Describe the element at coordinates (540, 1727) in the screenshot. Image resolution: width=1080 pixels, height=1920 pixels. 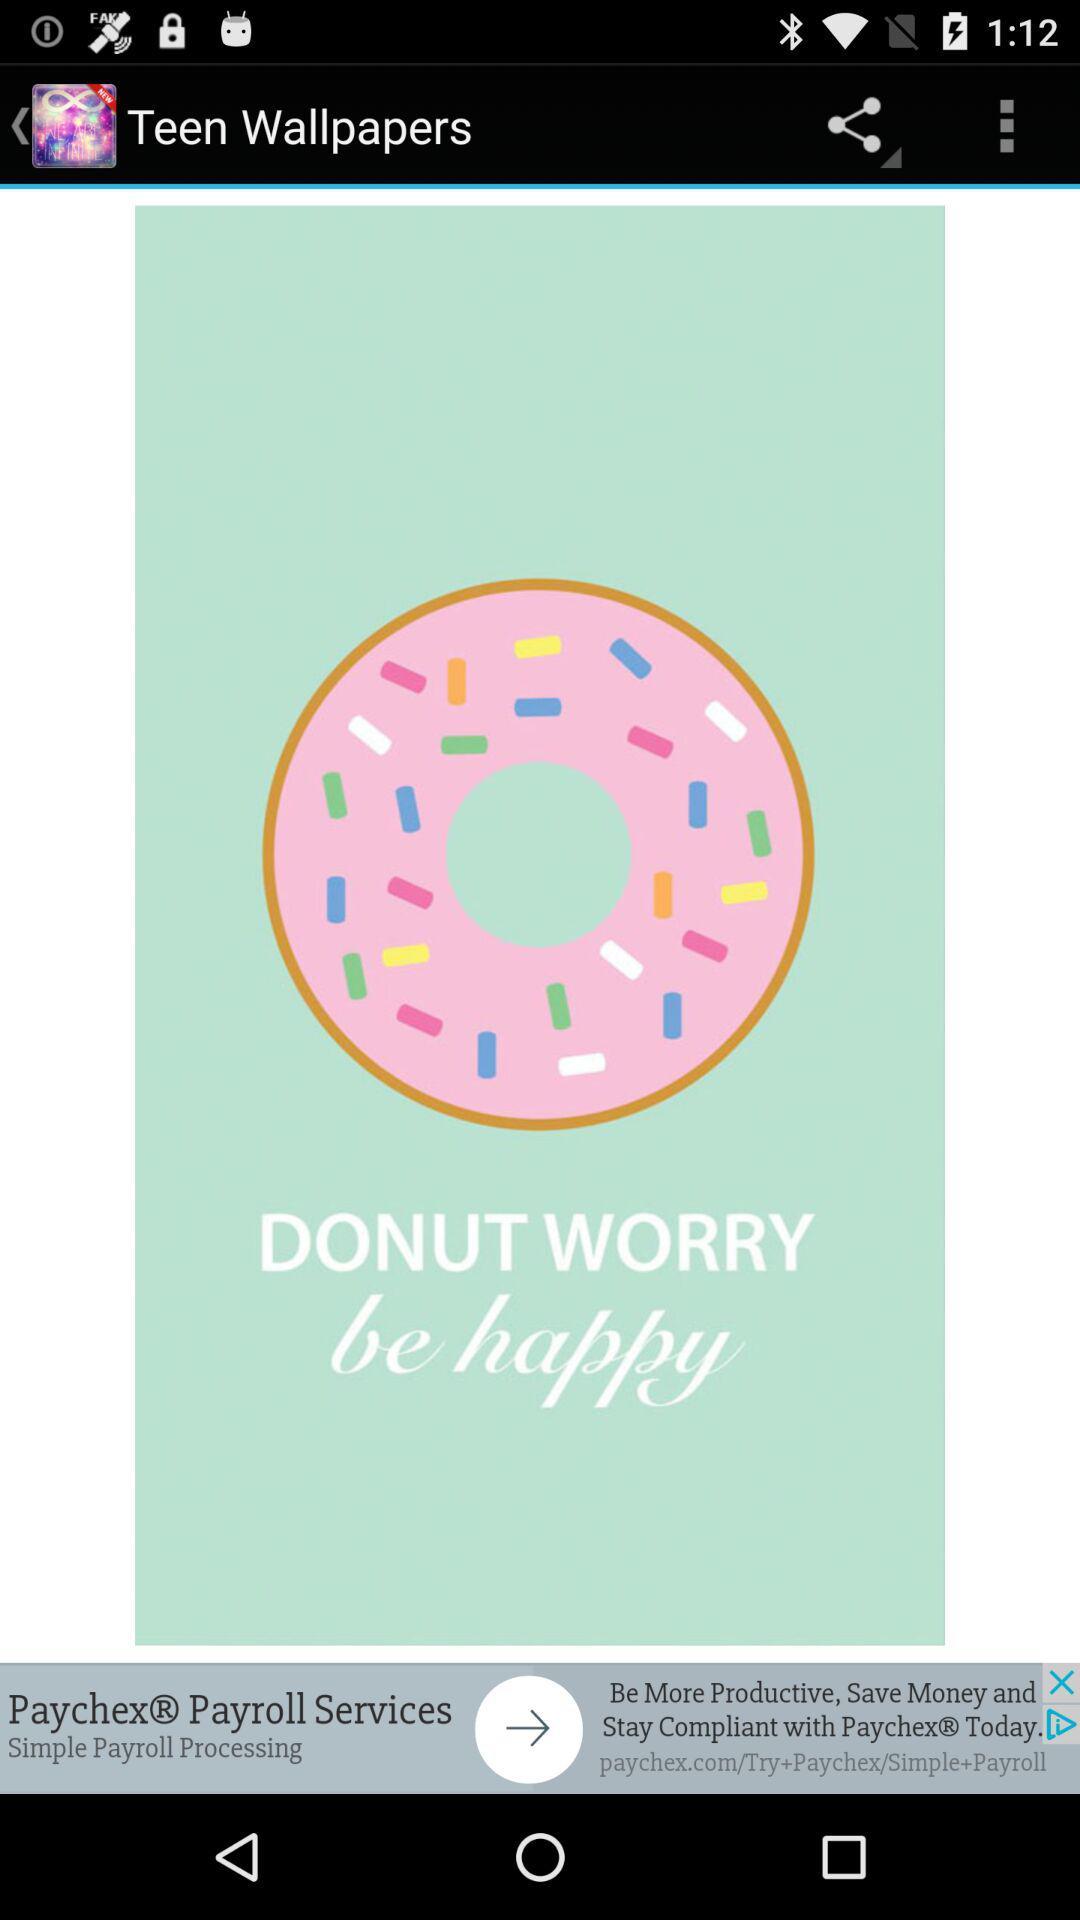
I see `click advertisement` at that location.